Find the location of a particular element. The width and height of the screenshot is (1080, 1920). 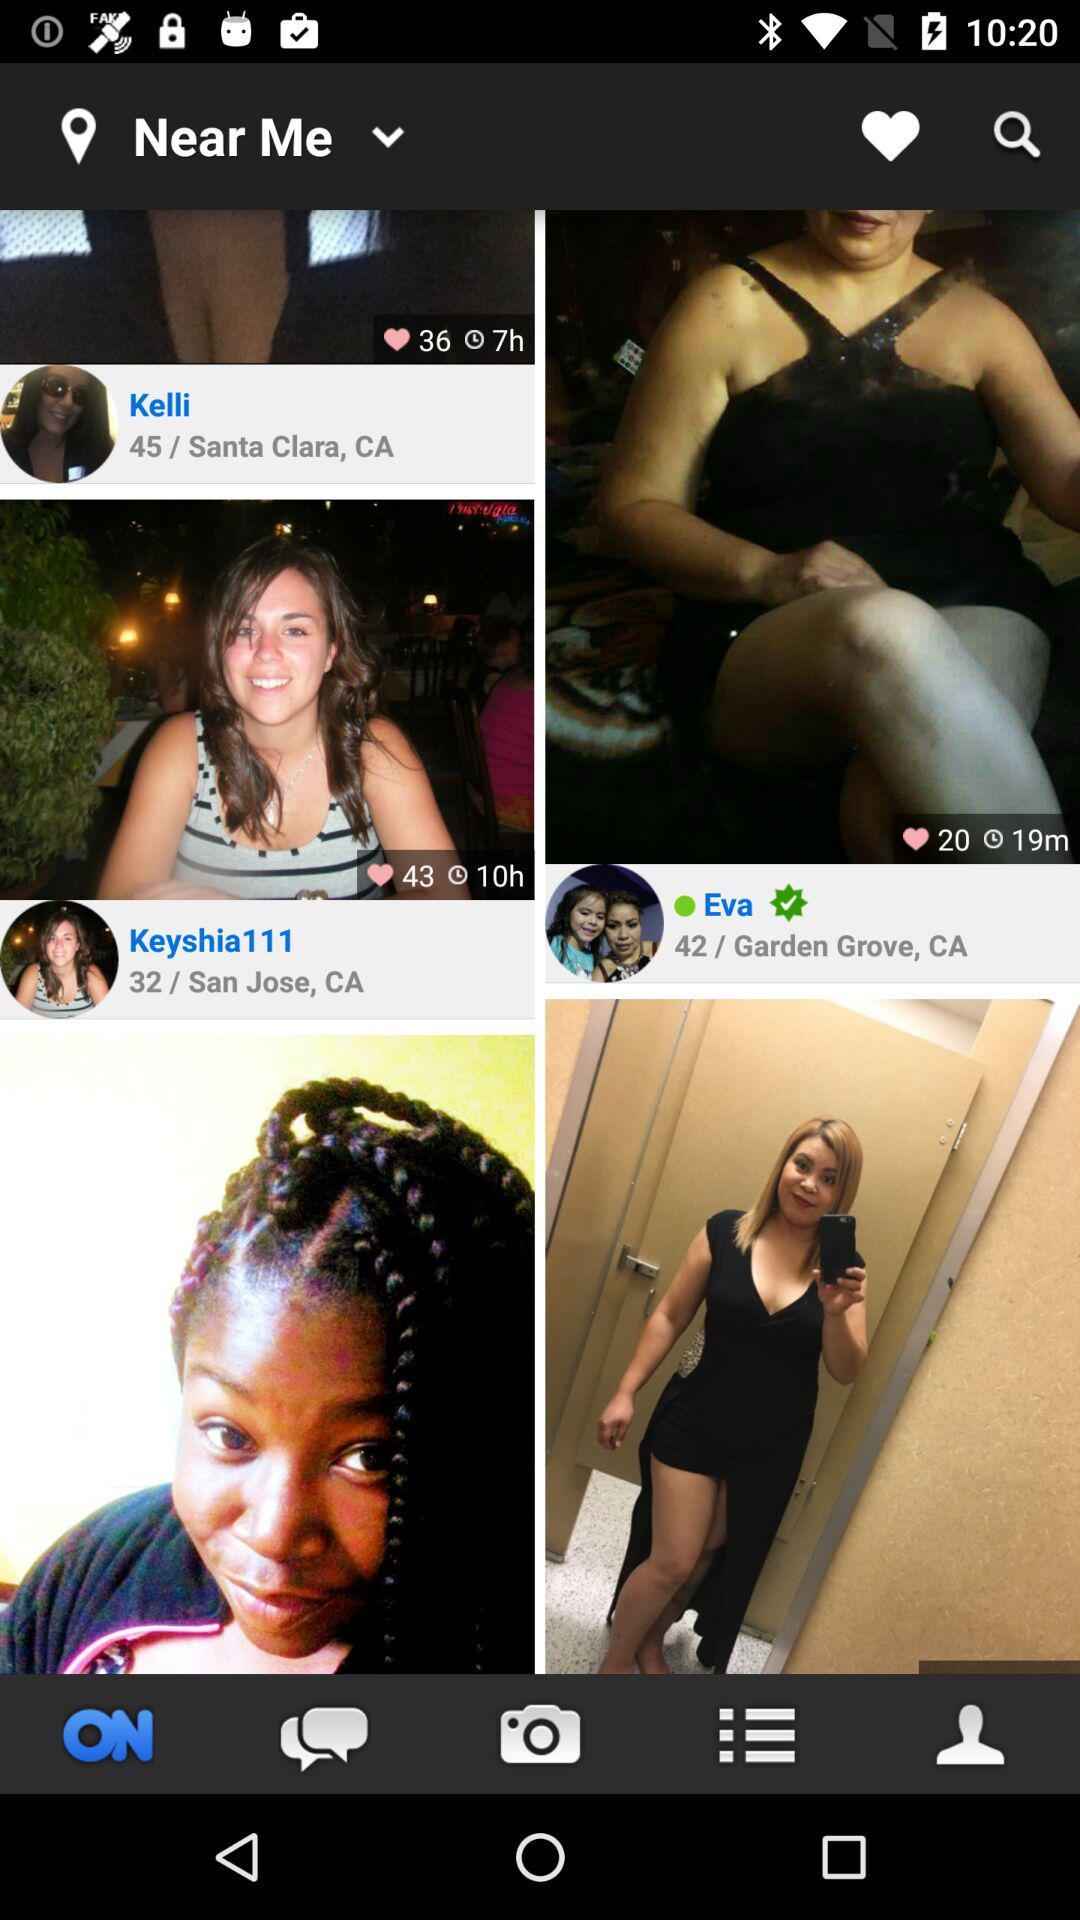

the keyshia111 icon is located at coordinates (212, 938).